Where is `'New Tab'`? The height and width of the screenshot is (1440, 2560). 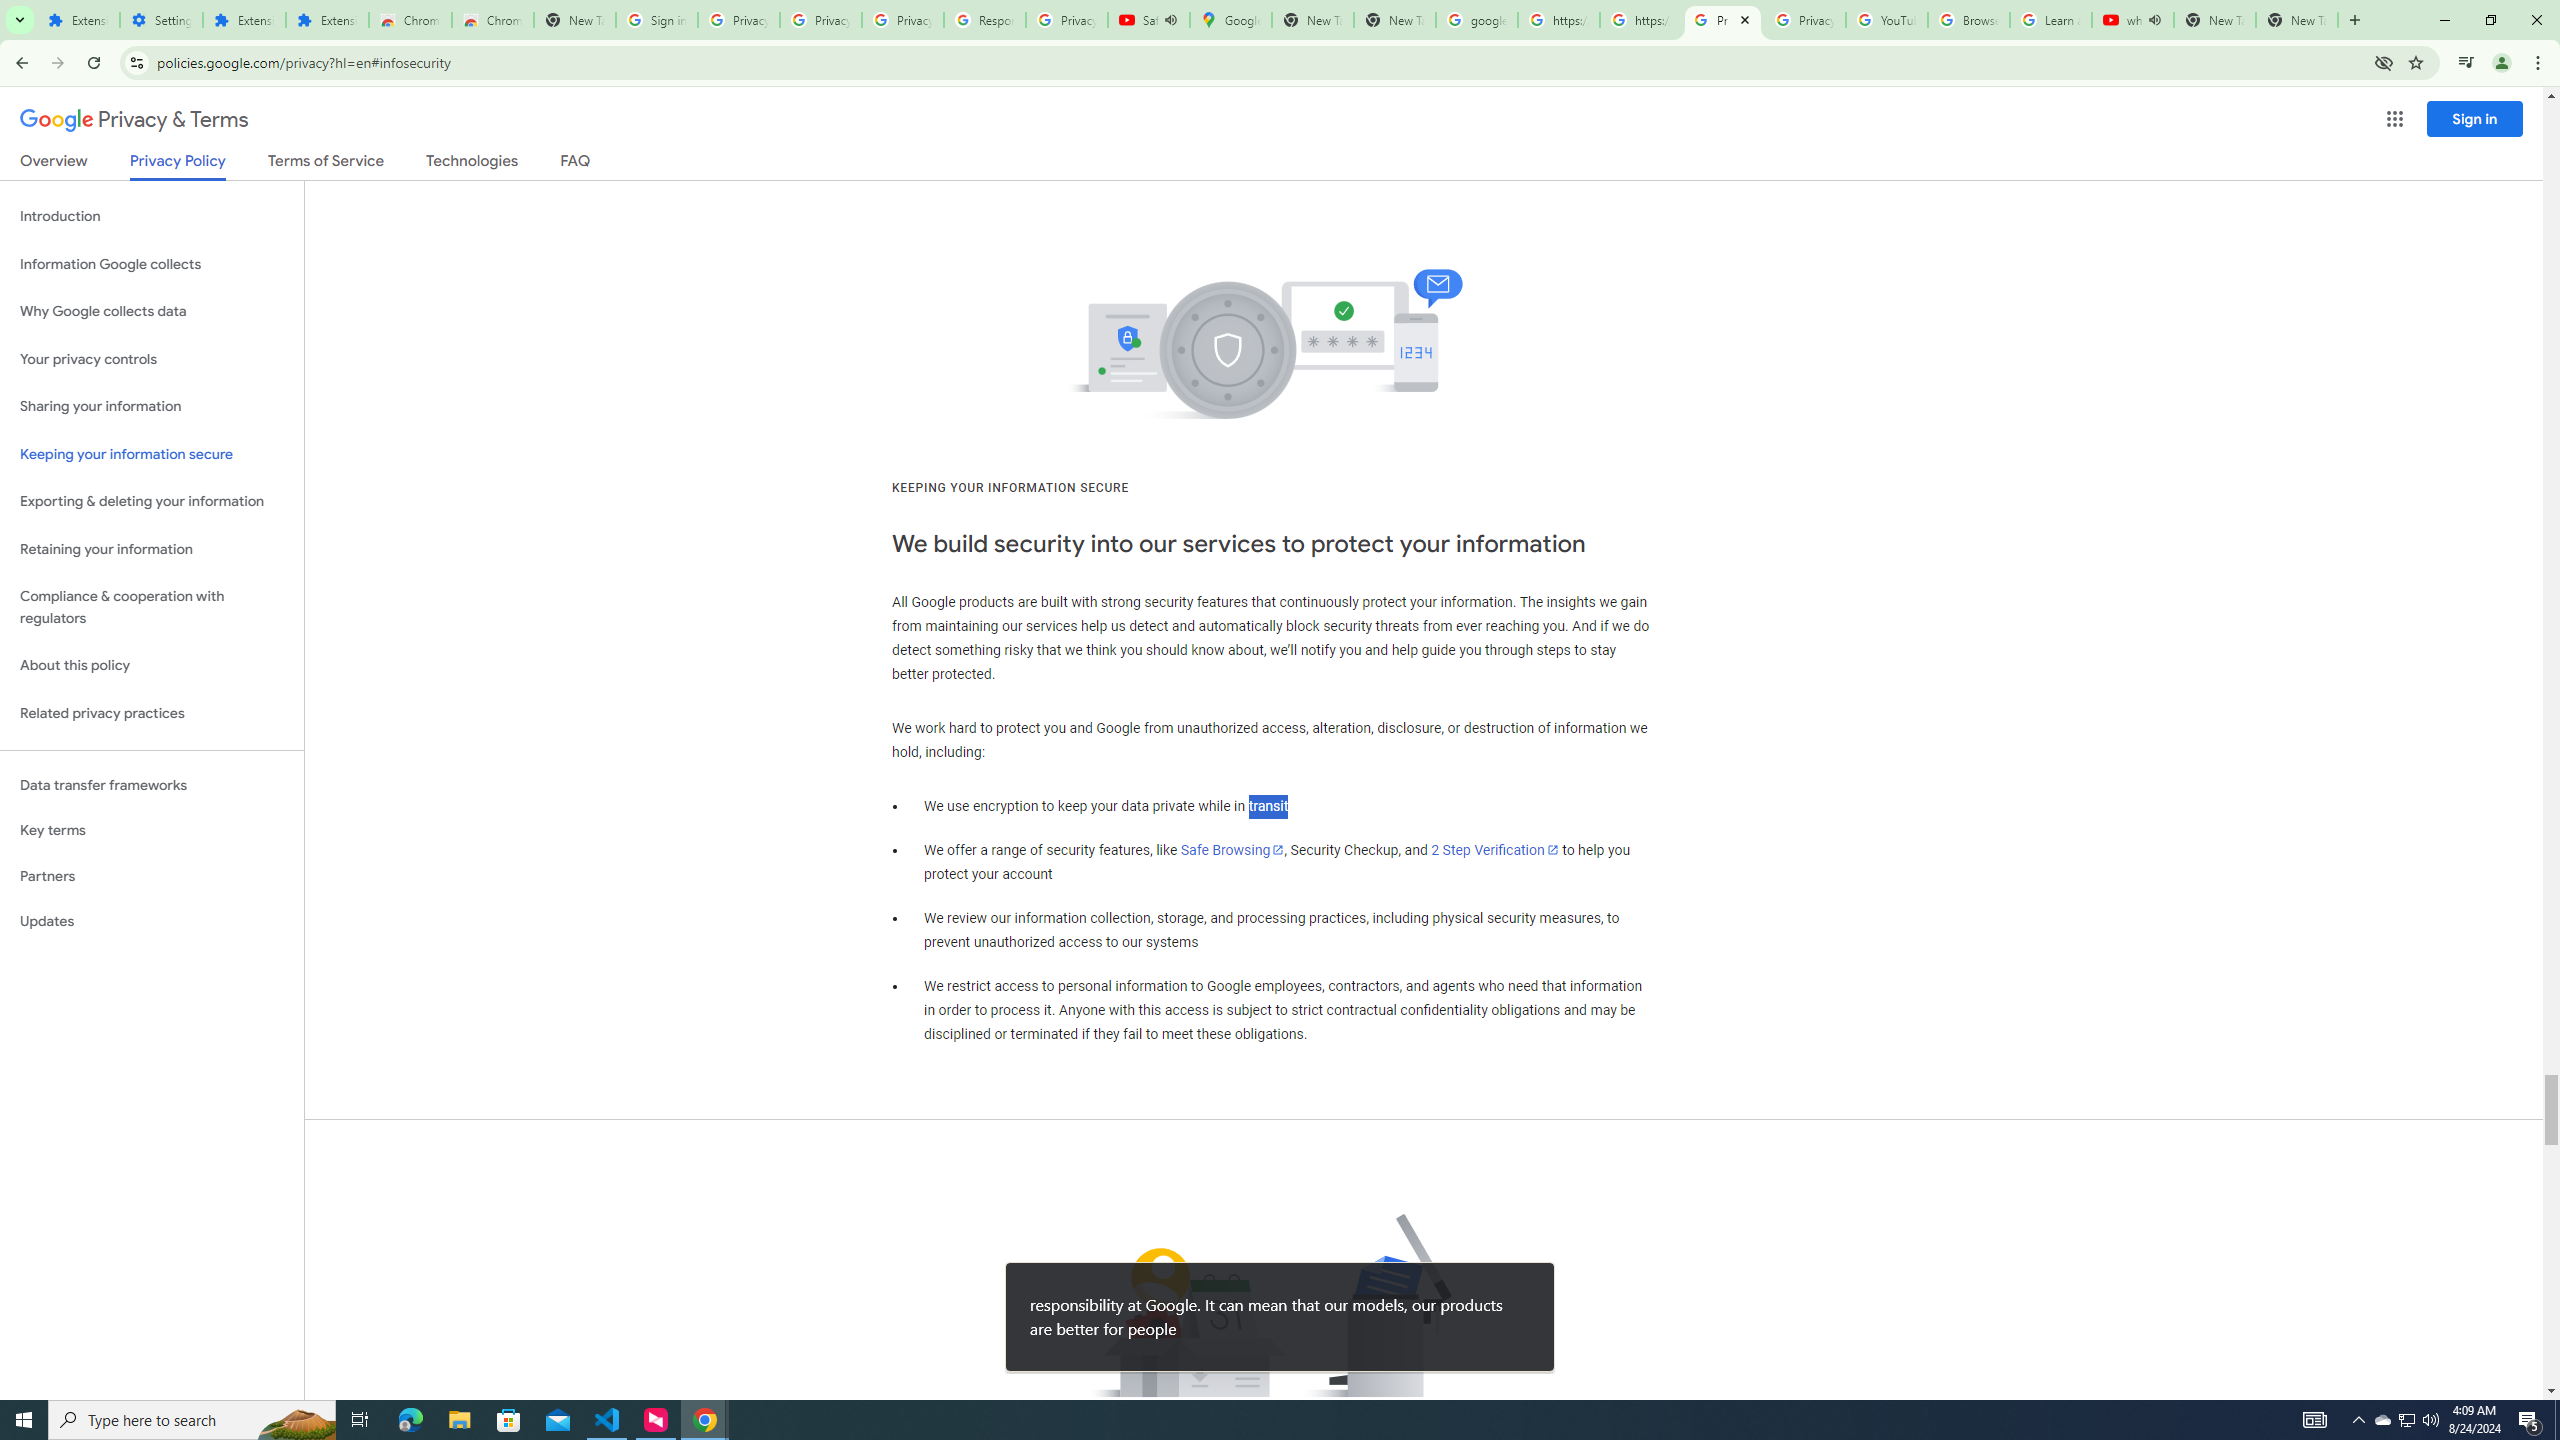
'New Tab' is located at coordinates (2296, 19).